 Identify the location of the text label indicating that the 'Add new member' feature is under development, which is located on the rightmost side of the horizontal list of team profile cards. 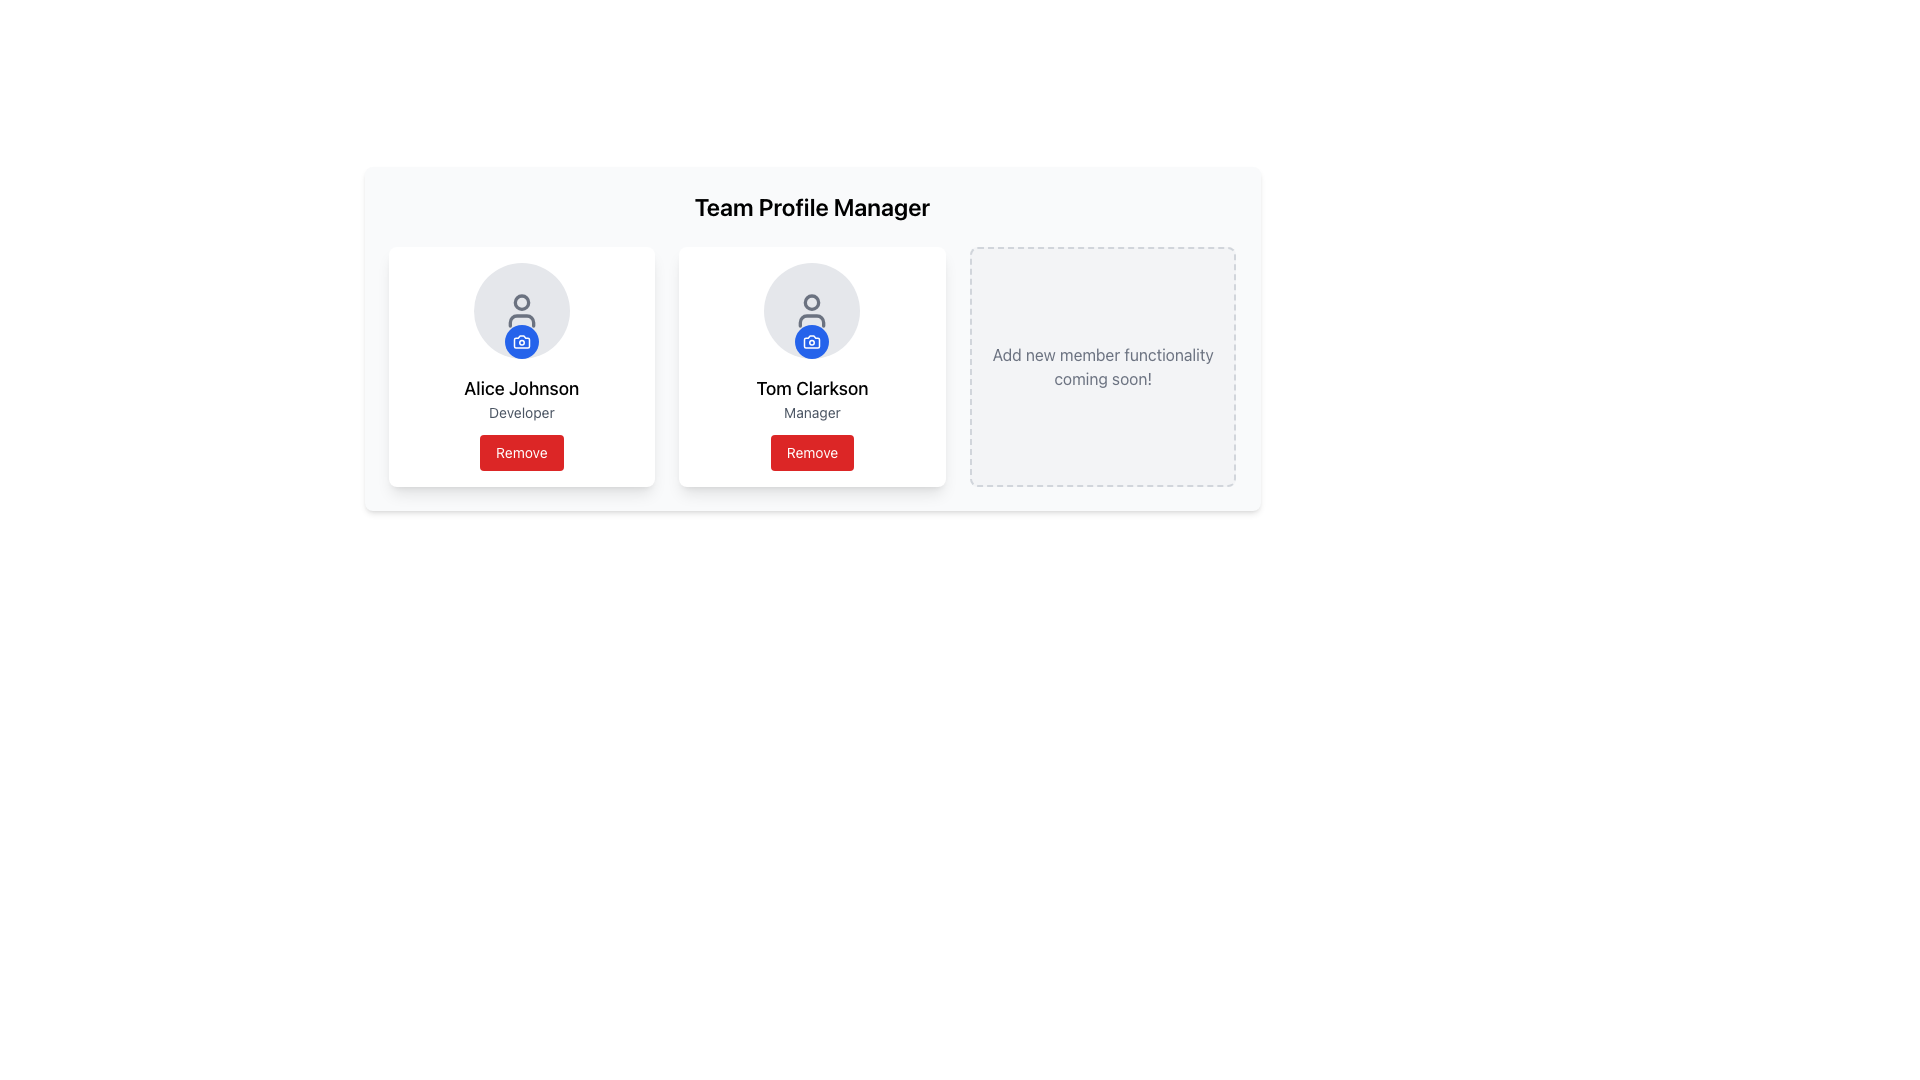
(1102, 366).